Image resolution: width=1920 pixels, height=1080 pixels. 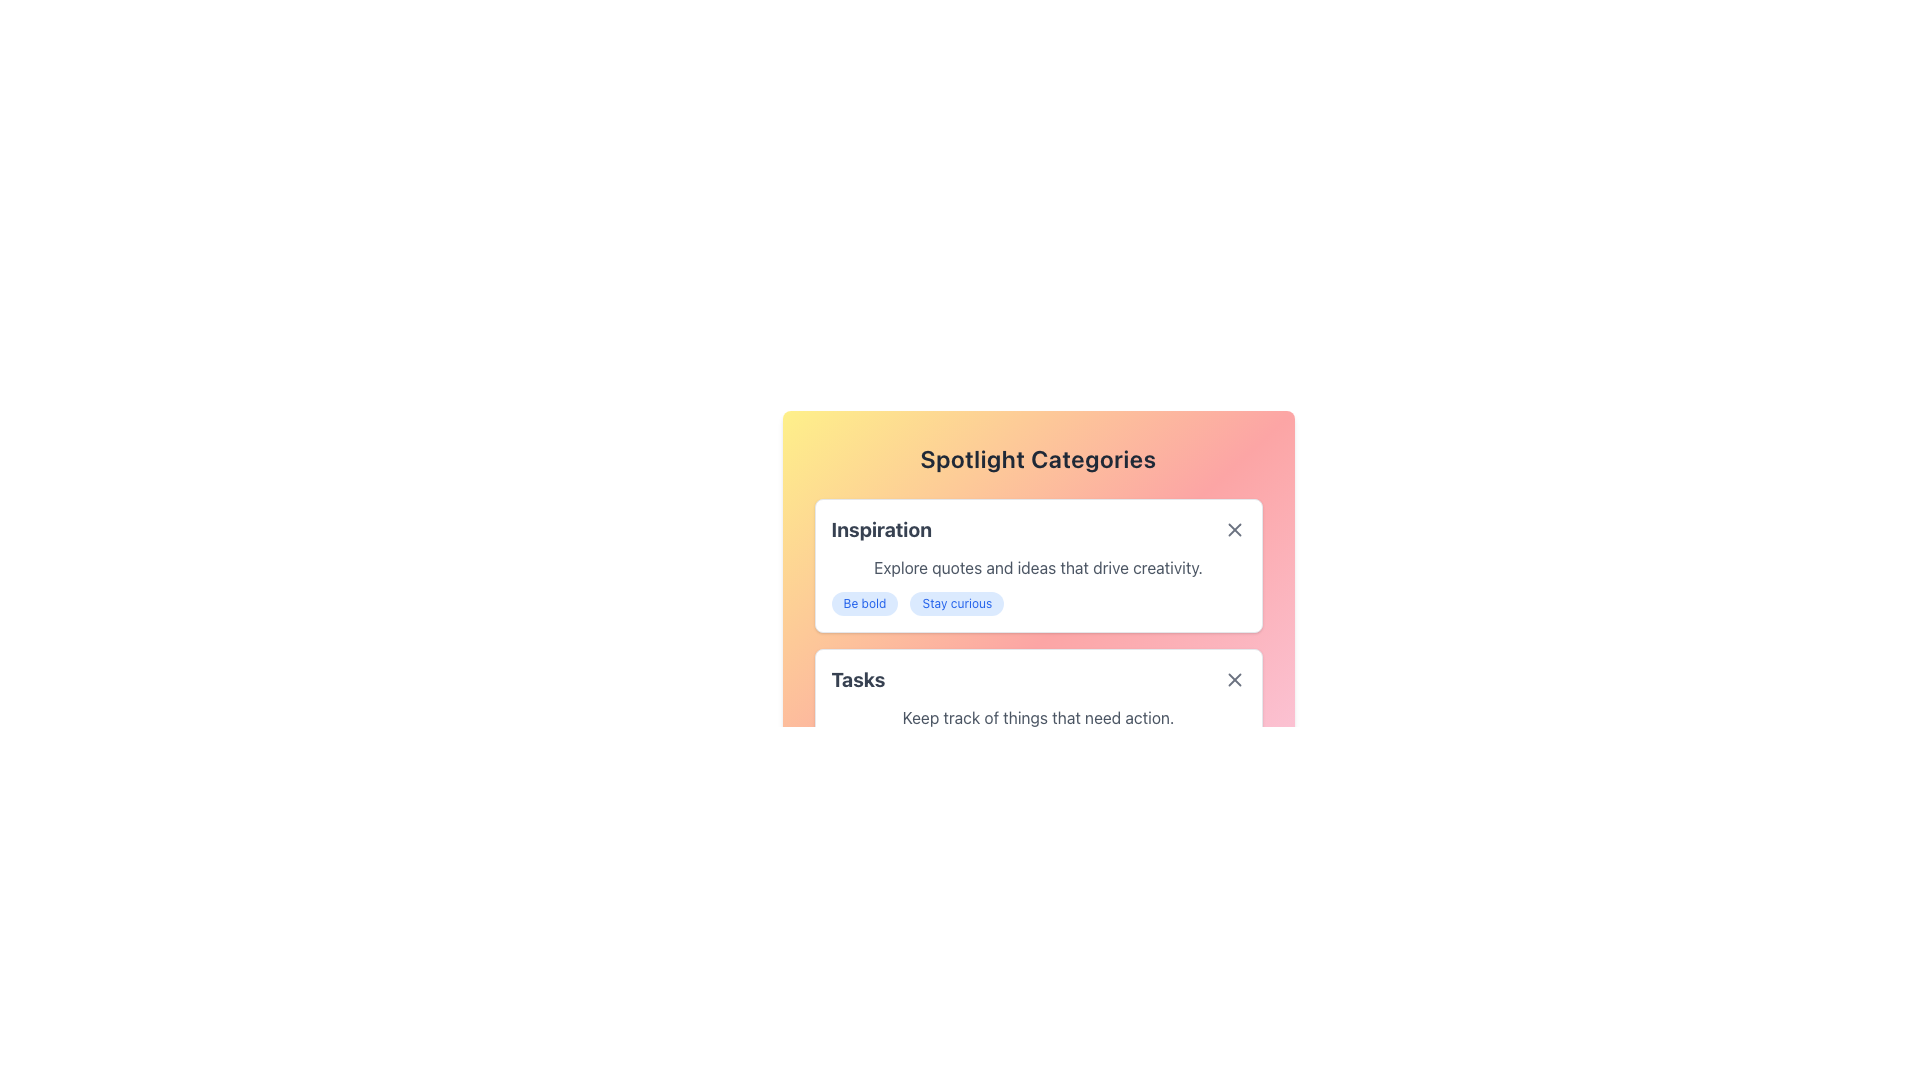 What do you see at coordinates (1233, 678) in the screenshot?
I see `the small interactive 'X' icon located at the far right of the row containing the 'Tasks' title` at bounding box center [1233, 678].